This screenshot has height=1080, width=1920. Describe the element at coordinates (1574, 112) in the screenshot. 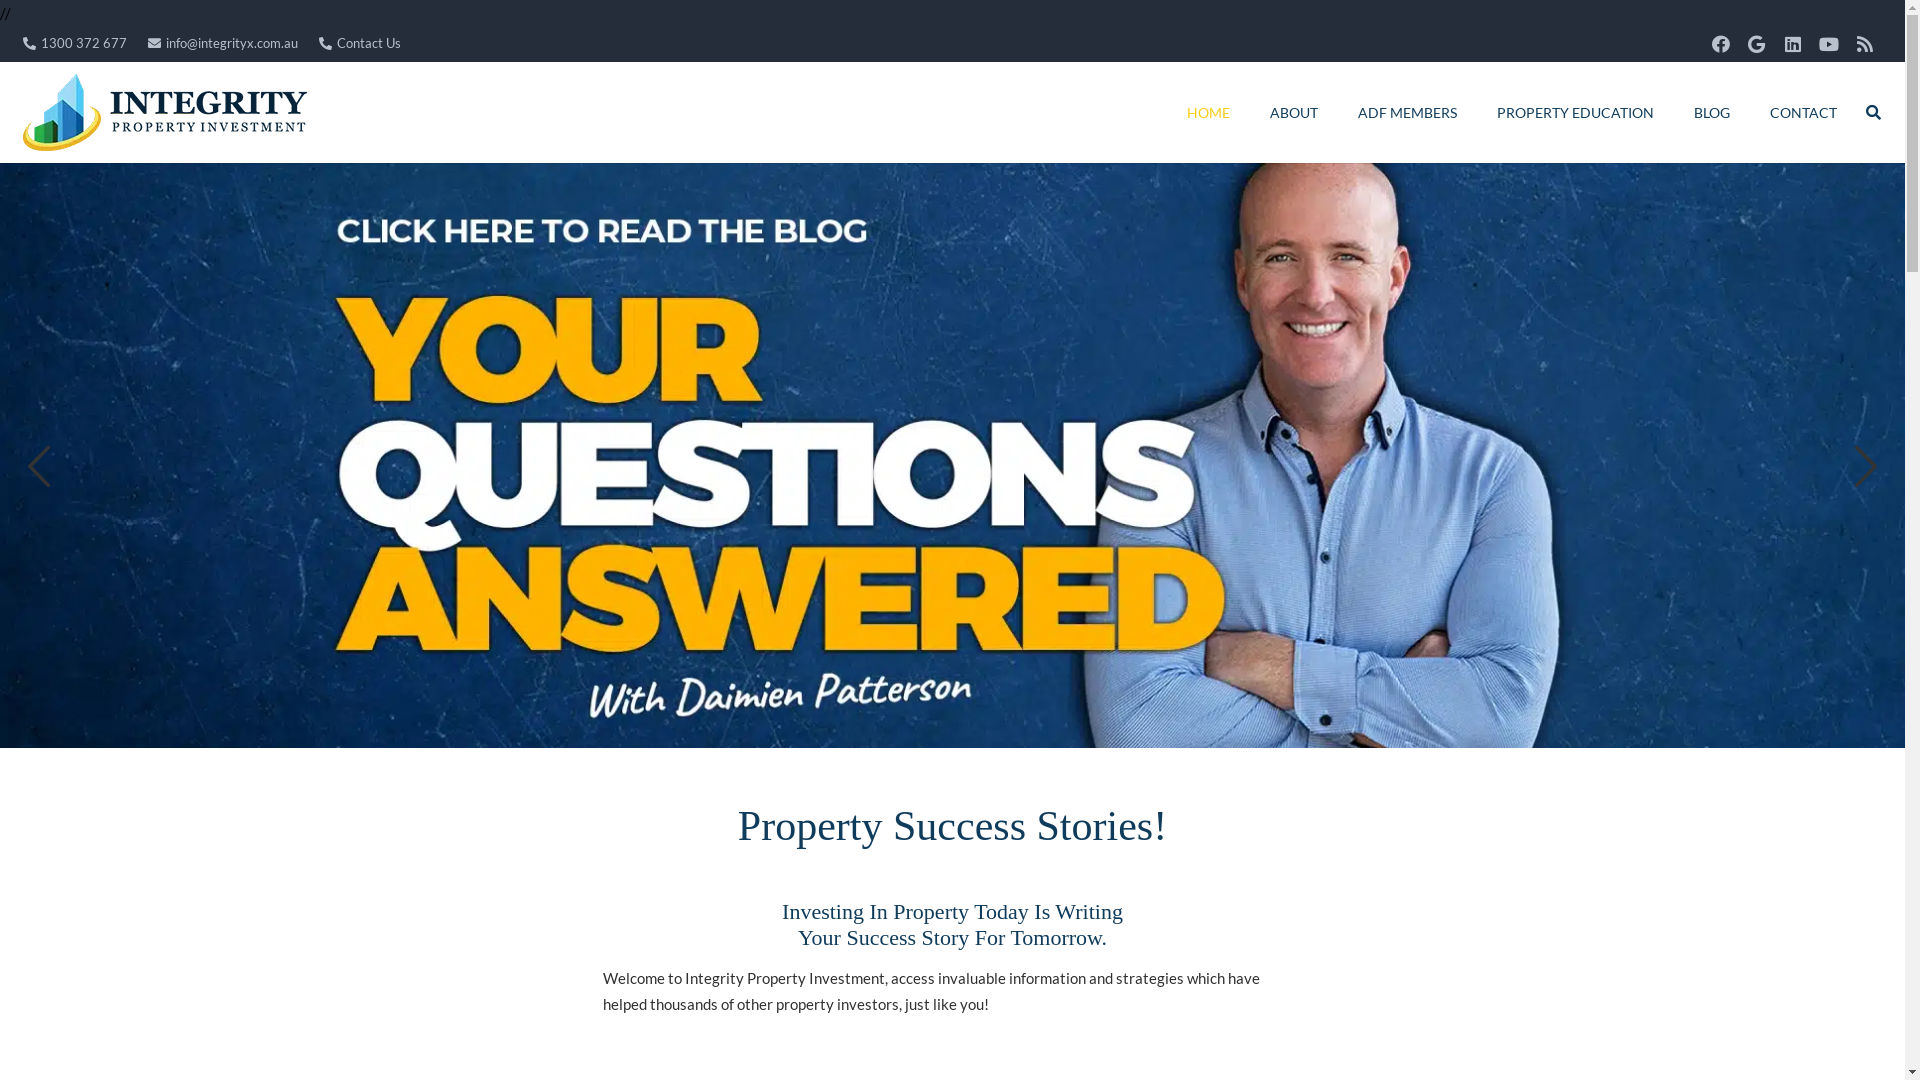

I see `'PROPERTY EDUCATION'` at that location.